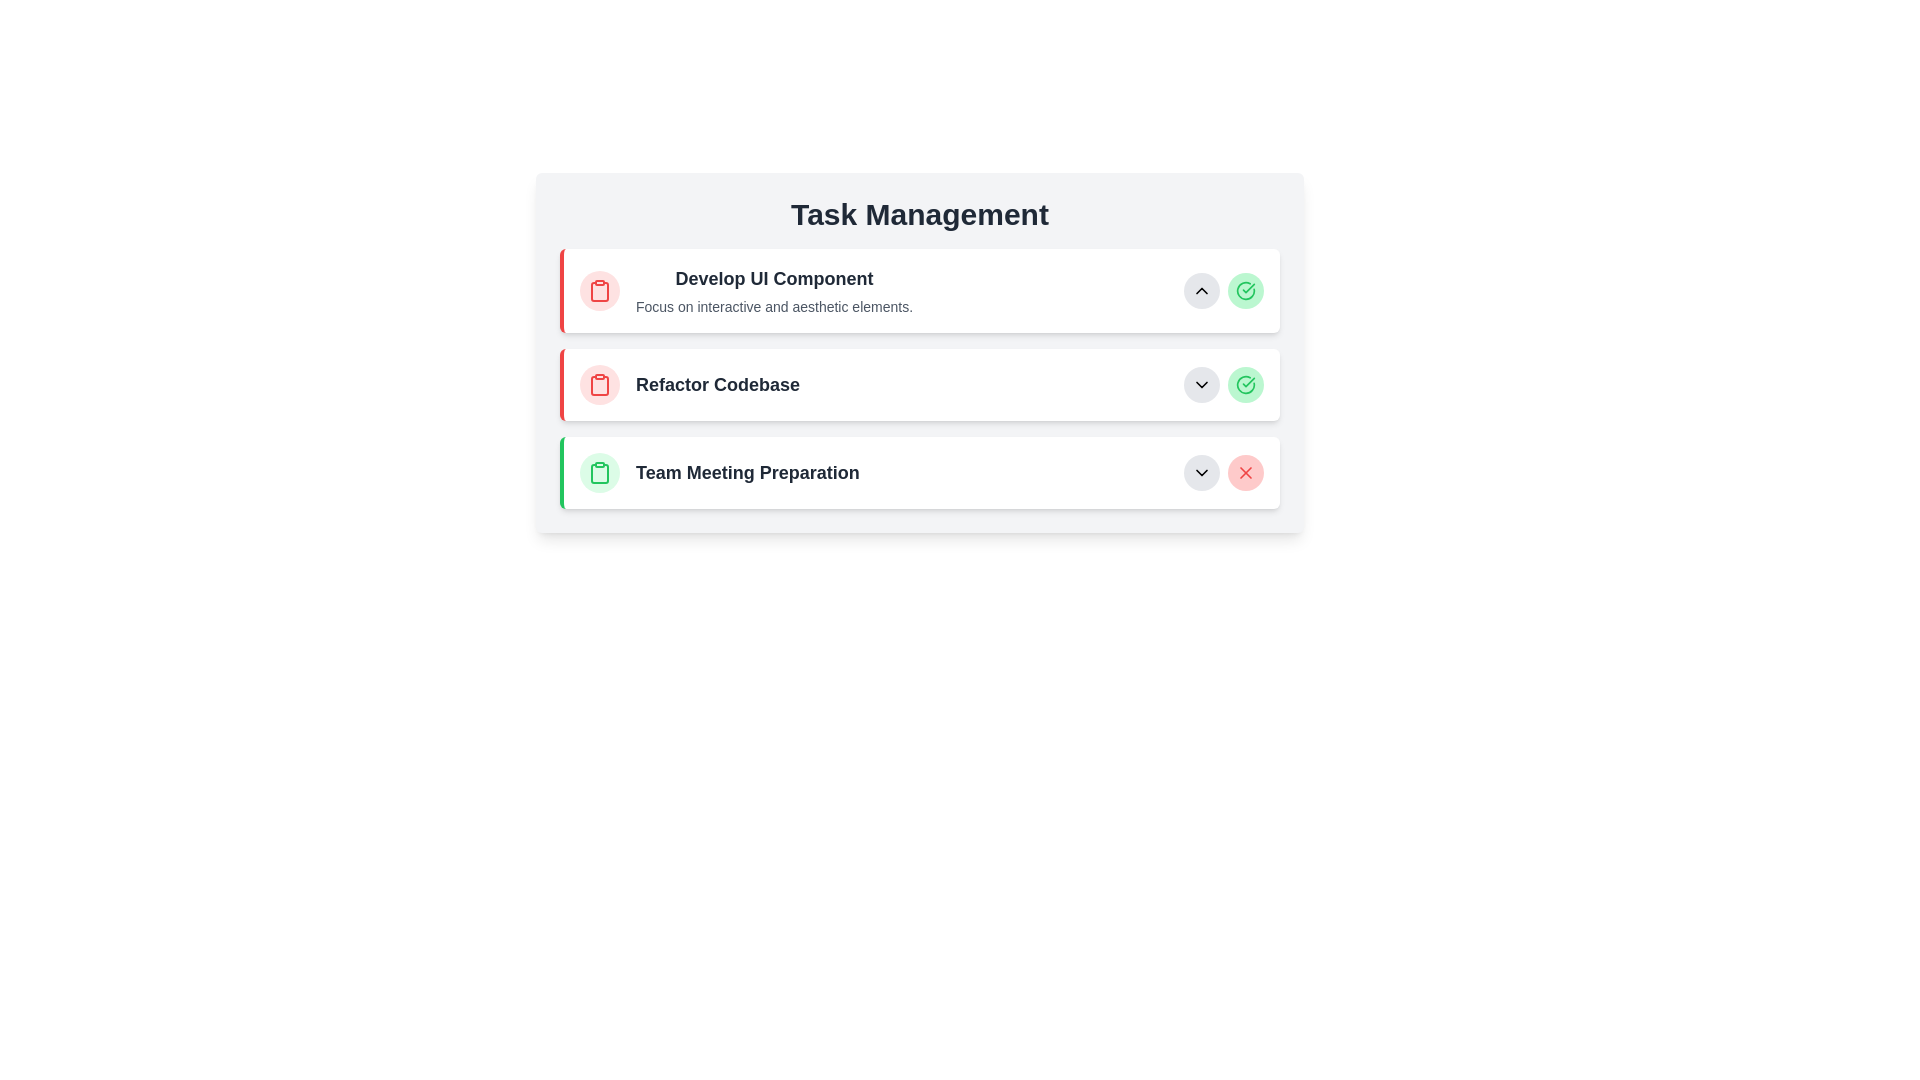 The width and height of the screenshot is (1920, 1080). What do you see at coordinates (599, 473) in the screenshot?
I see `the green circular icon button with a clipboard icon that is positioned to the left of the 'Team Meeting Preparation' text in the third entry of the list` at bounding box center [599, 473].